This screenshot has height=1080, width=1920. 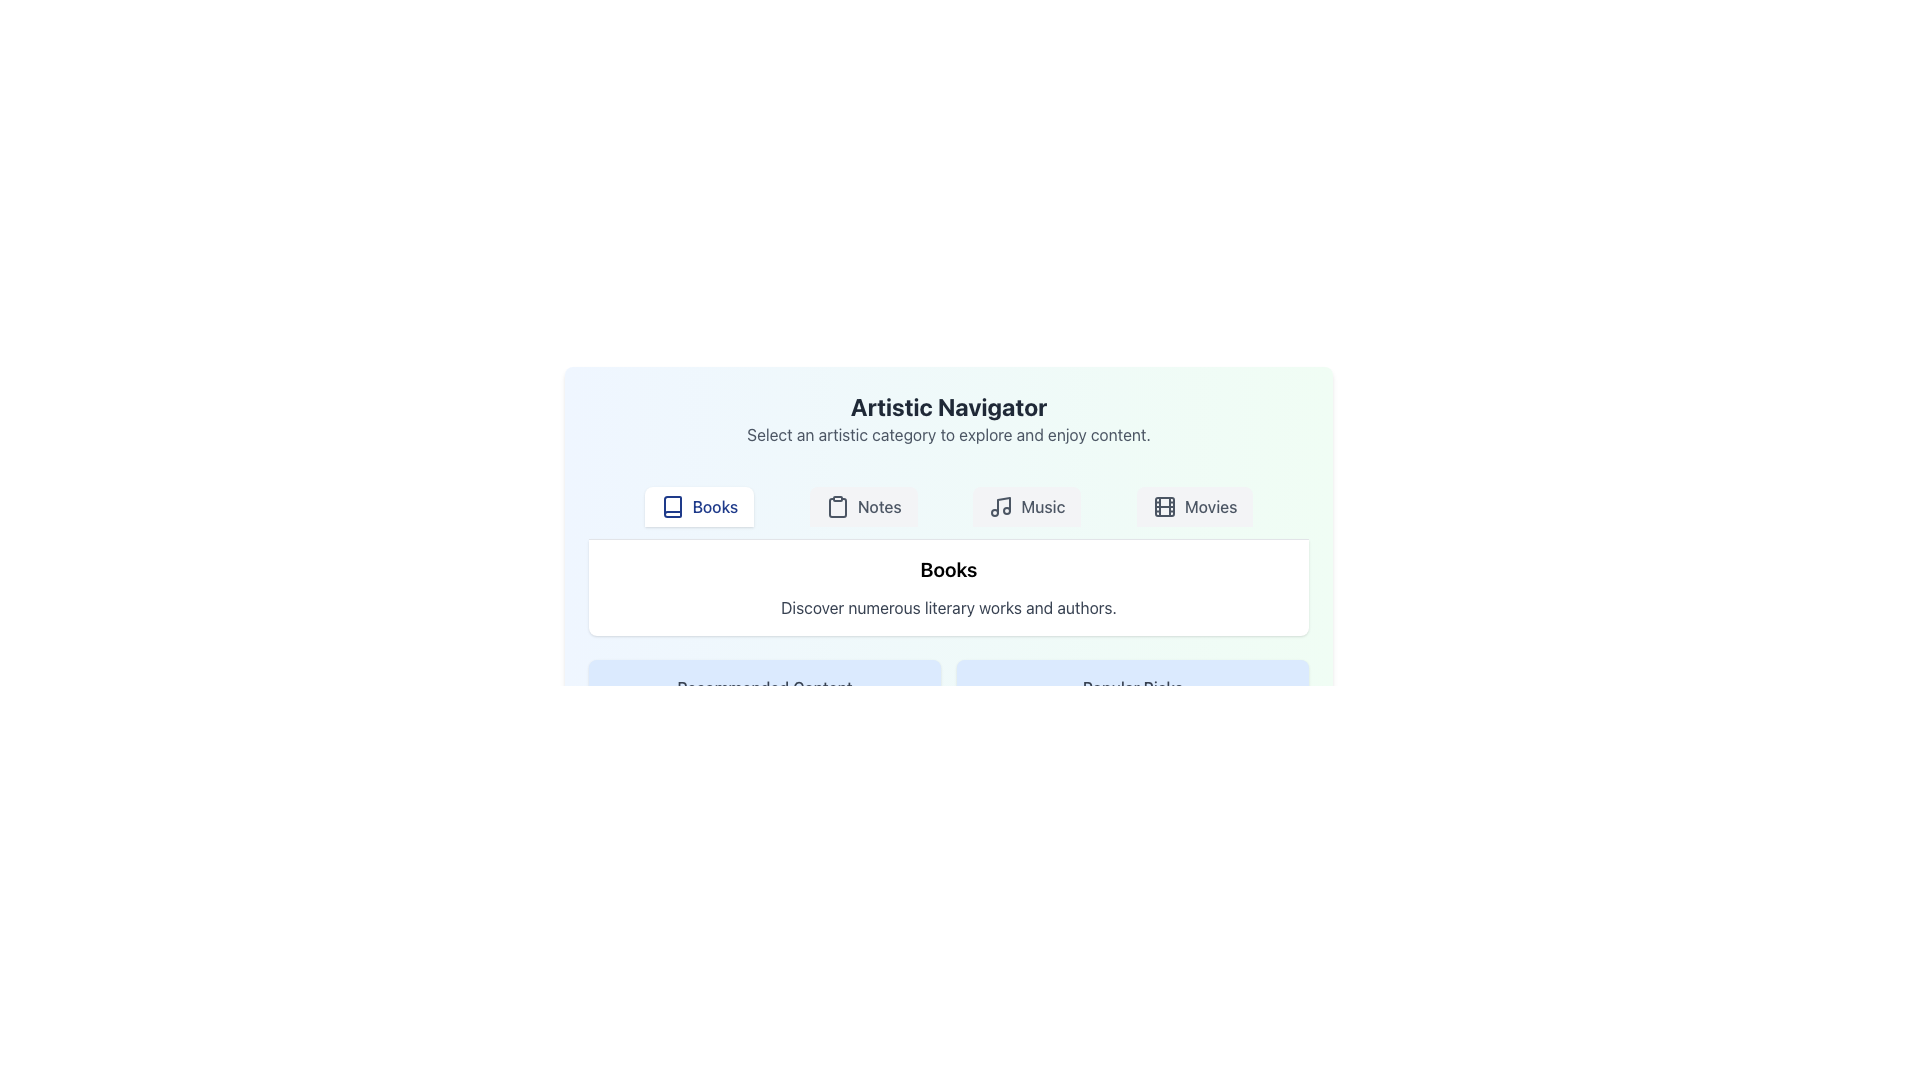 What do you see at coordinates (672, 505) in the screenshot?
I see `the blue book icon located to the left of the 'Books' text label in the 'Artistic Navigator' category row` at bounding box center [672, 505].